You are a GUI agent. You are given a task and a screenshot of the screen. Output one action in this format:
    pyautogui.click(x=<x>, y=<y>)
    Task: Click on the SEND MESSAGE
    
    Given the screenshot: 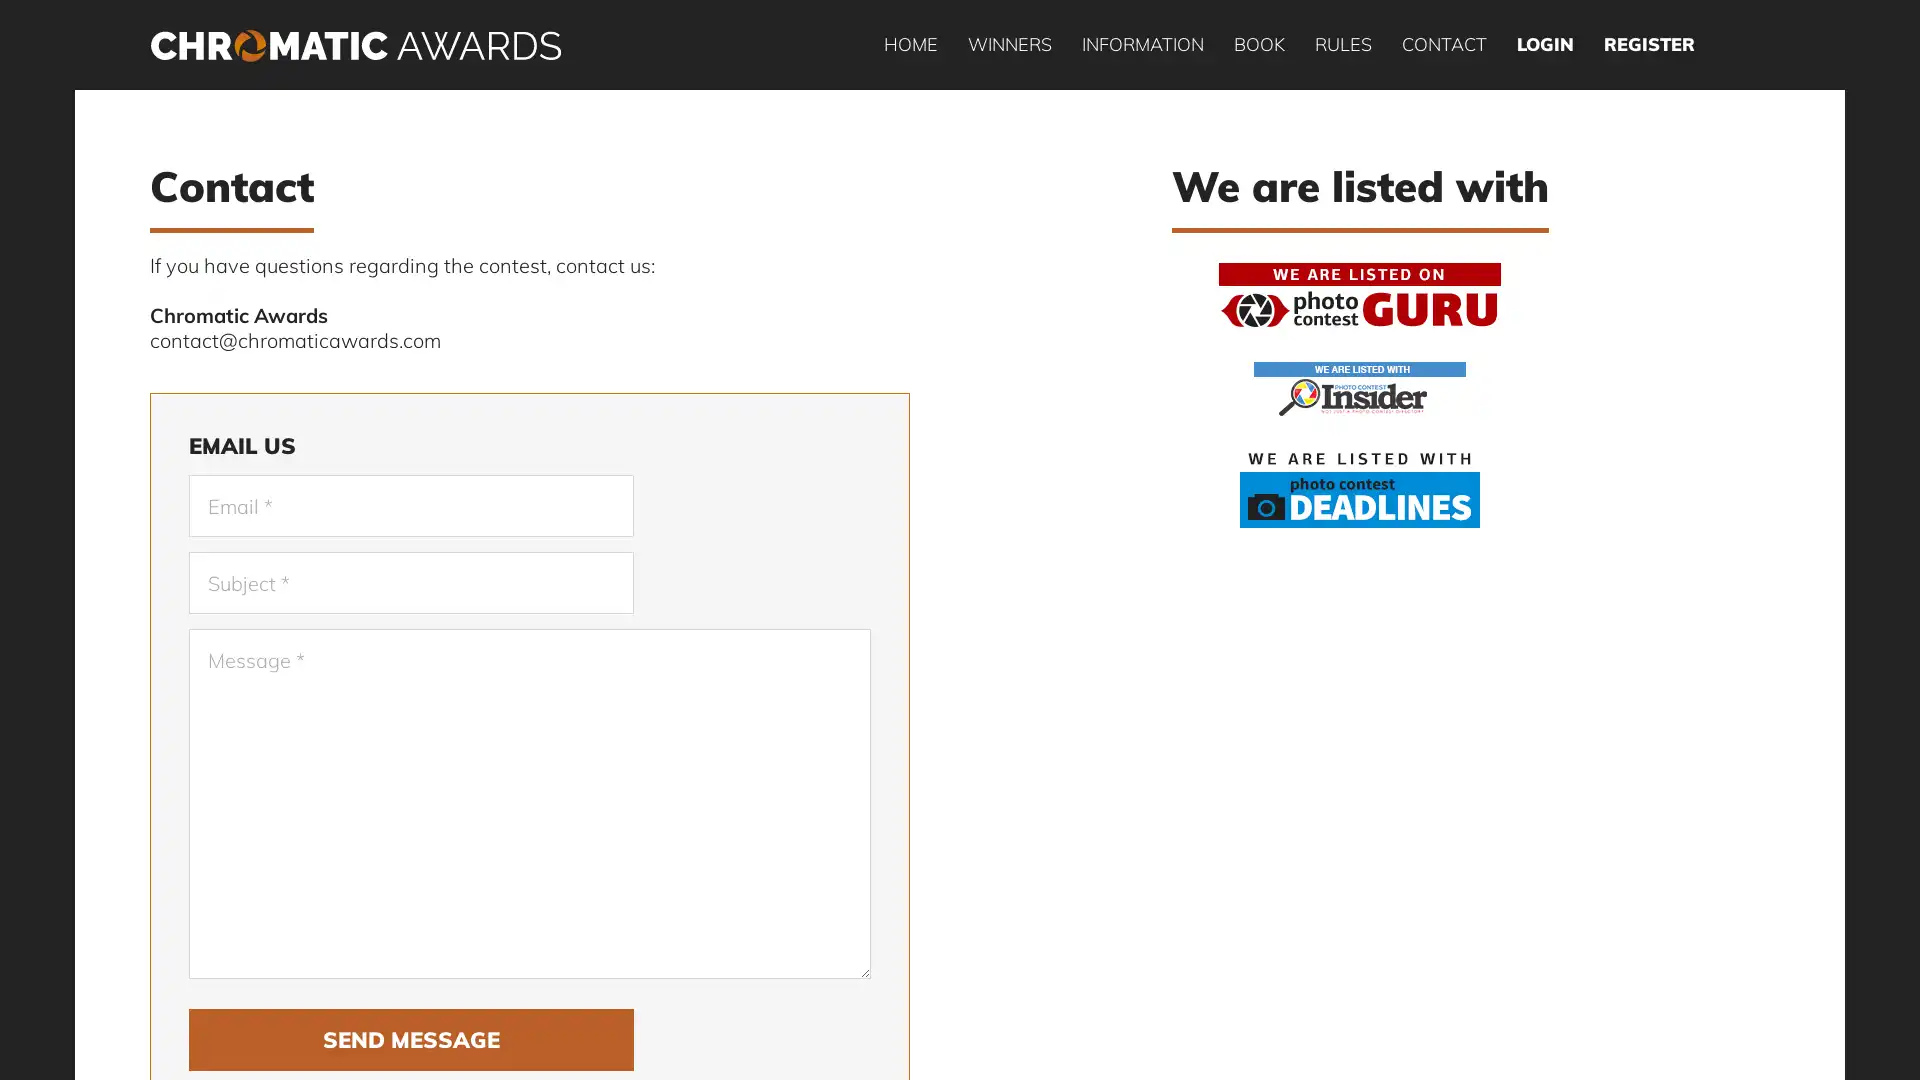 What is the action you would take?
    pyautogui.click(x=410, y=1039)
    